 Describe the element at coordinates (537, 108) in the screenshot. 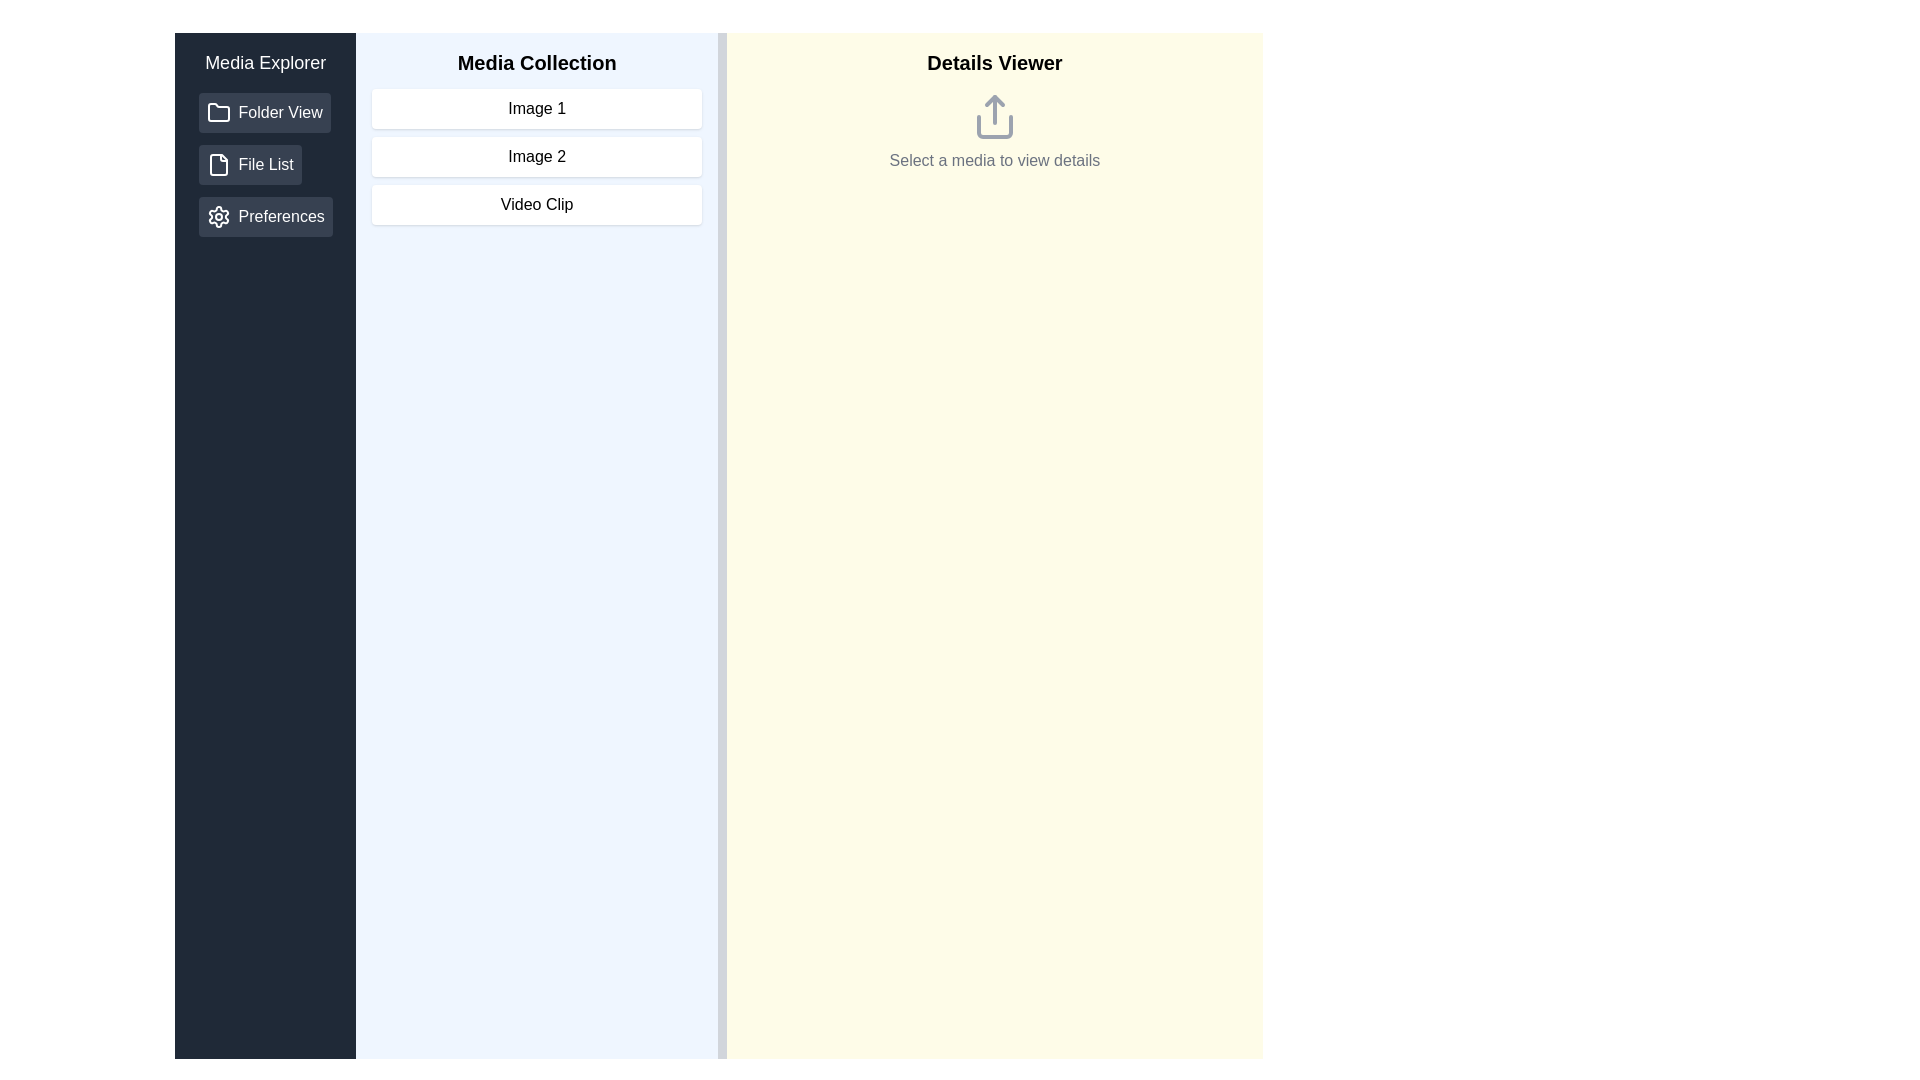

I see `the 'Image 1' button in the Media Collection section` at that location.